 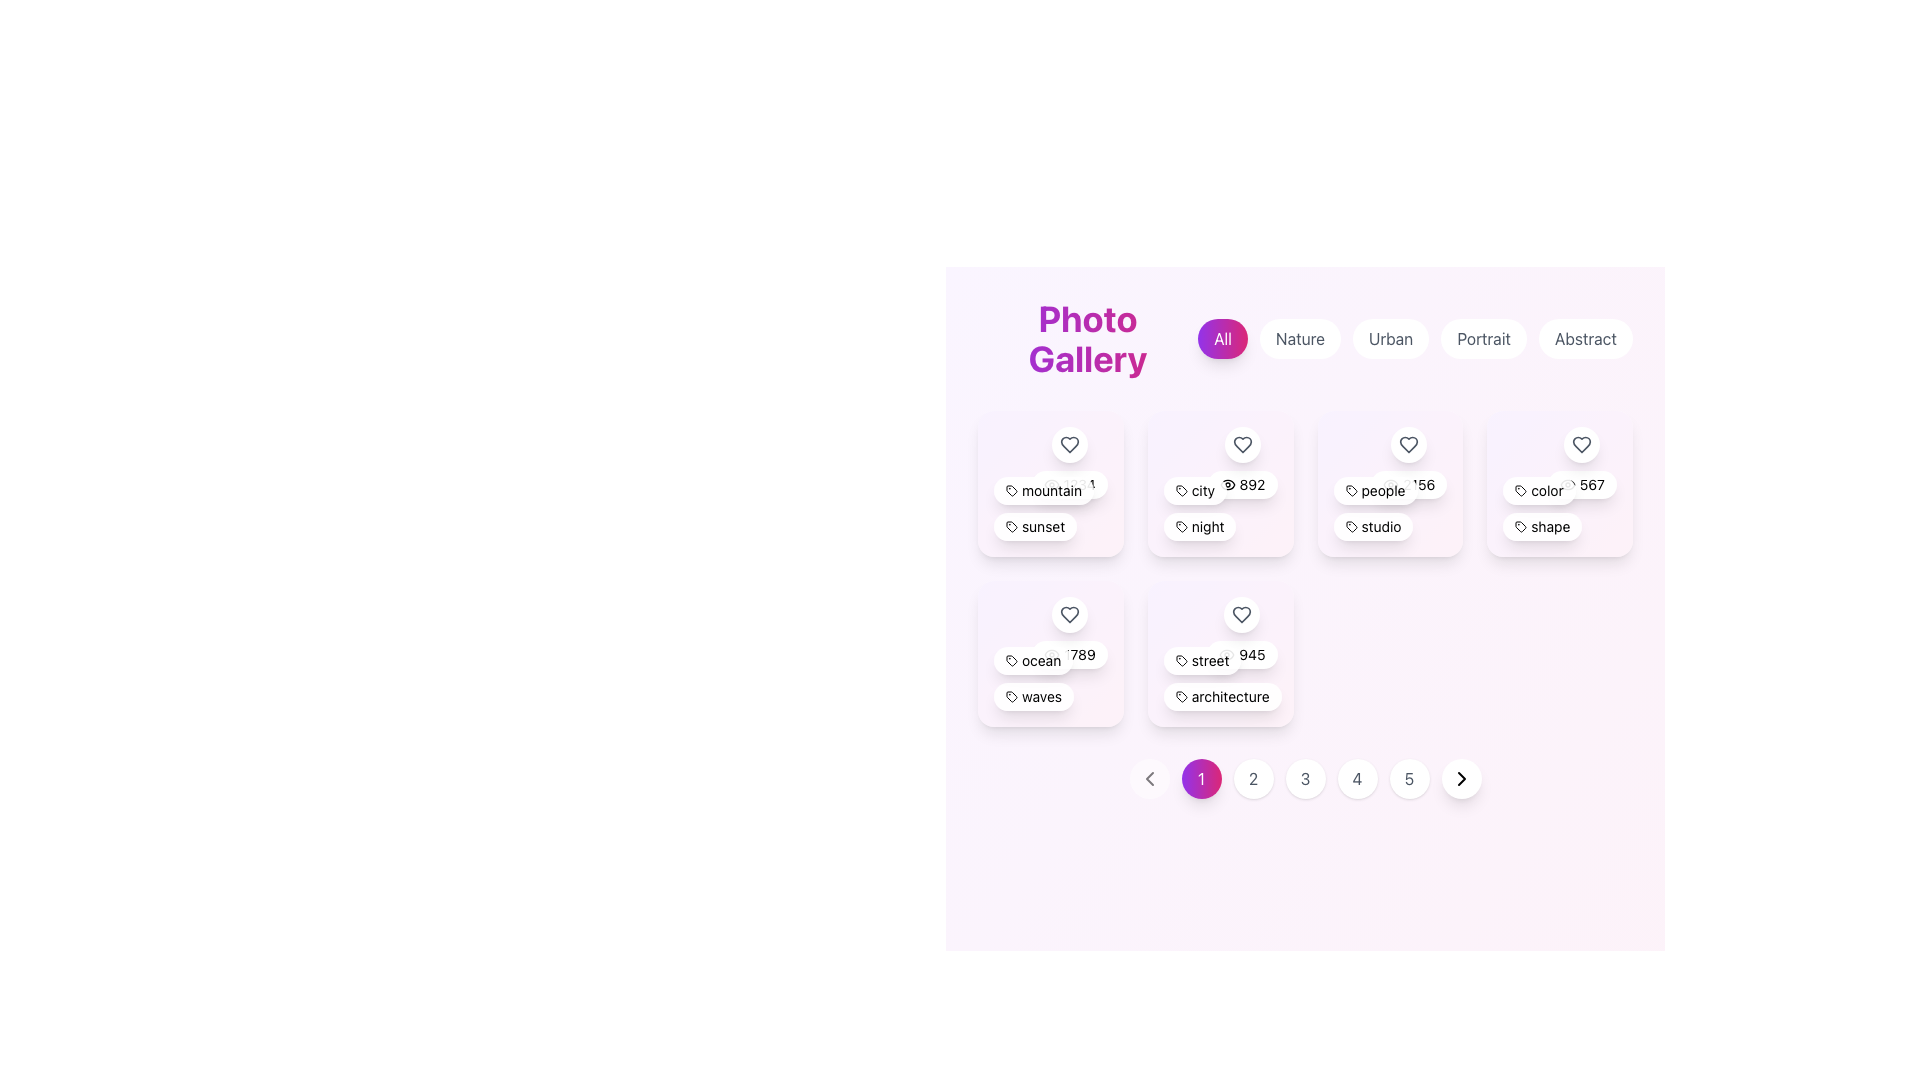 What do you see at coordinates (1033, 695) in the screenshot?
I see `the pill-shaped tag labeled 'waves' with a black icon and text on a white background for tooltip information` at bounding box center [1033, 695].